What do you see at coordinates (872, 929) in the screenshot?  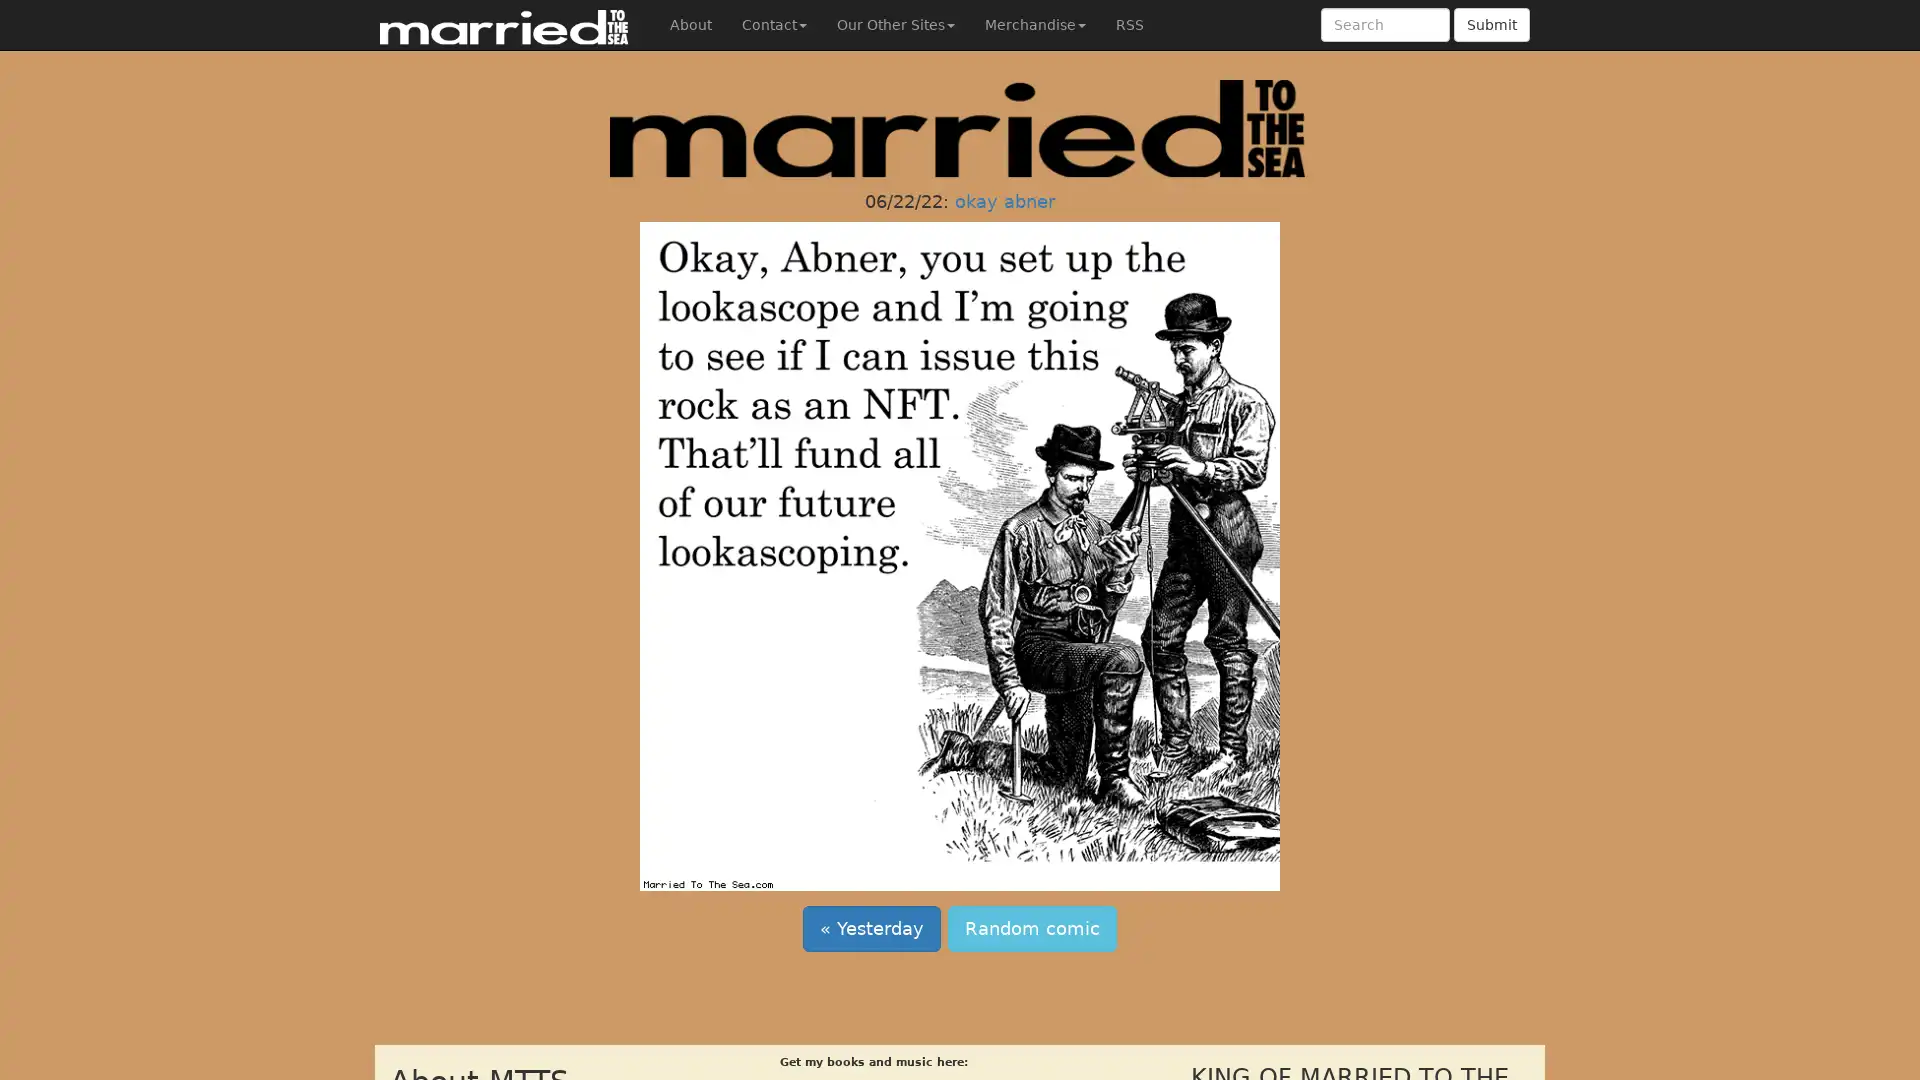 I see `Yesterday` at bounding box center [872, 929].